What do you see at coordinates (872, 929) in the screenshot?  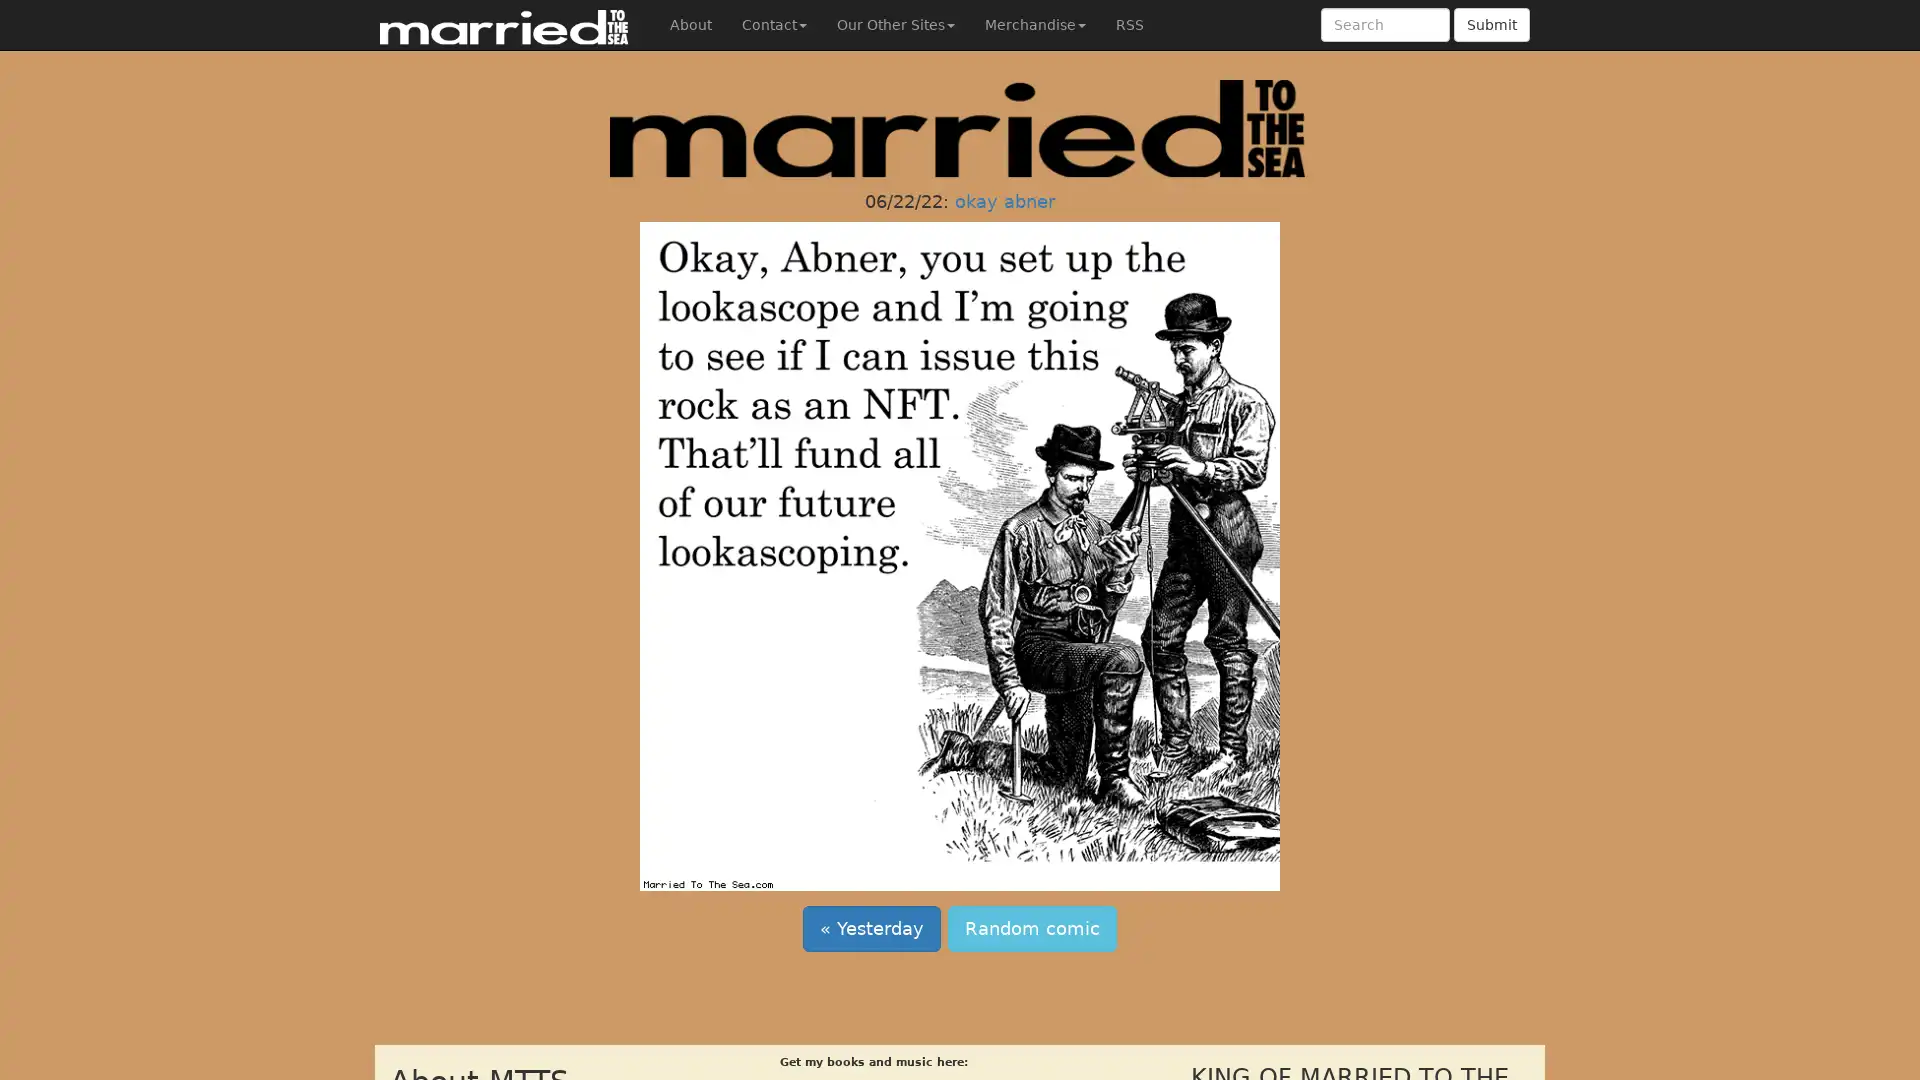 I see `Yesterday` at bounding box center [872, 929].